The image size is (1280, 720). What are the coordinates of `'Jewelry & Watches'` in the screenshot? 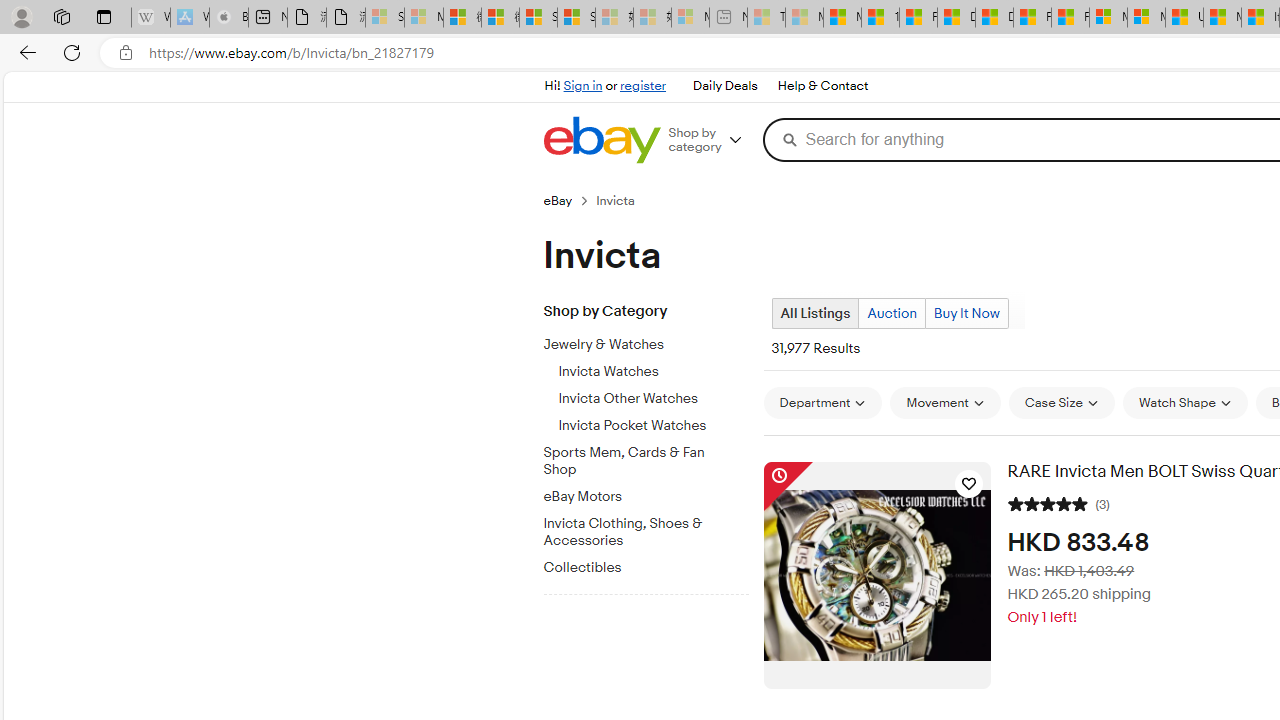 It's located at (653, 340).